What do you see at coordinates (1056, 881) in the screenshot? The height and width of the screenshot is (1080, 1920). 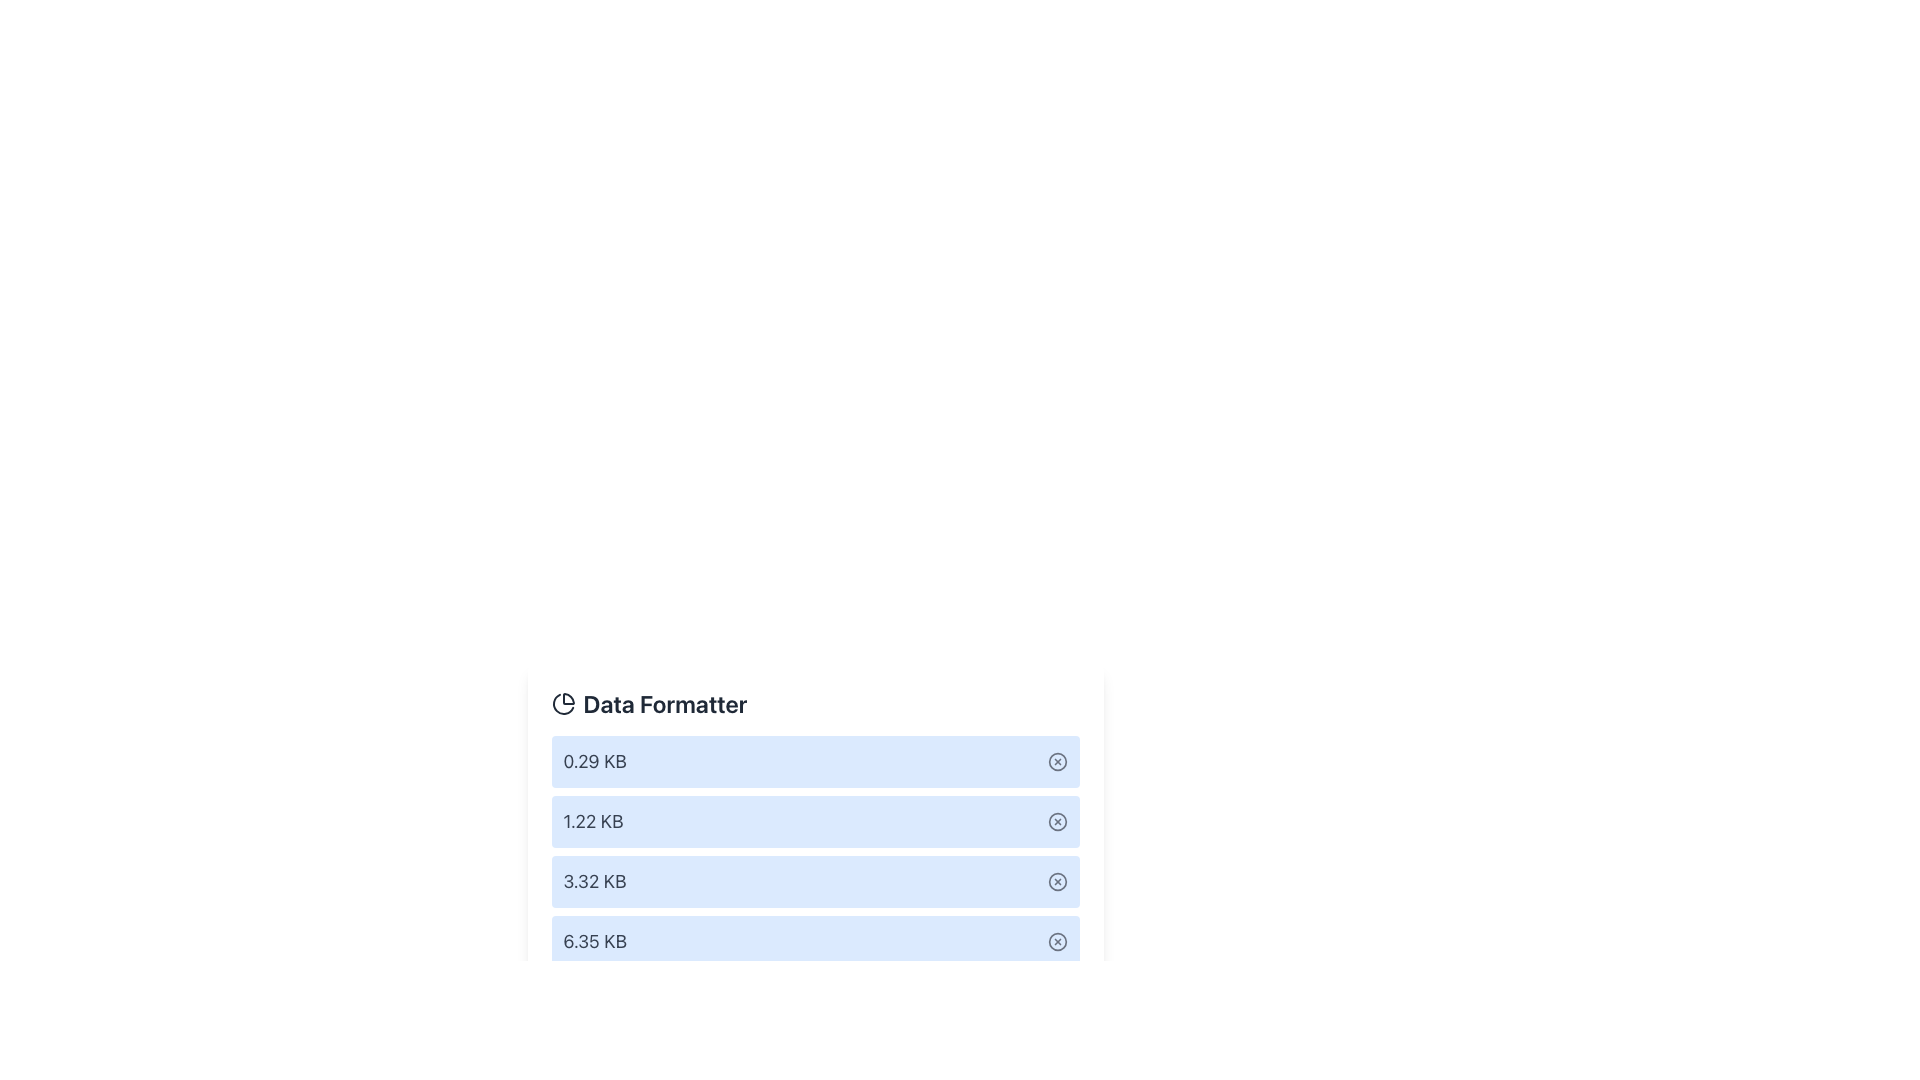 I see `the circular button with a cross icon that changes to red when hovered, located to the right of the text '3.32 KB'` at bounding box center [1056, 881].